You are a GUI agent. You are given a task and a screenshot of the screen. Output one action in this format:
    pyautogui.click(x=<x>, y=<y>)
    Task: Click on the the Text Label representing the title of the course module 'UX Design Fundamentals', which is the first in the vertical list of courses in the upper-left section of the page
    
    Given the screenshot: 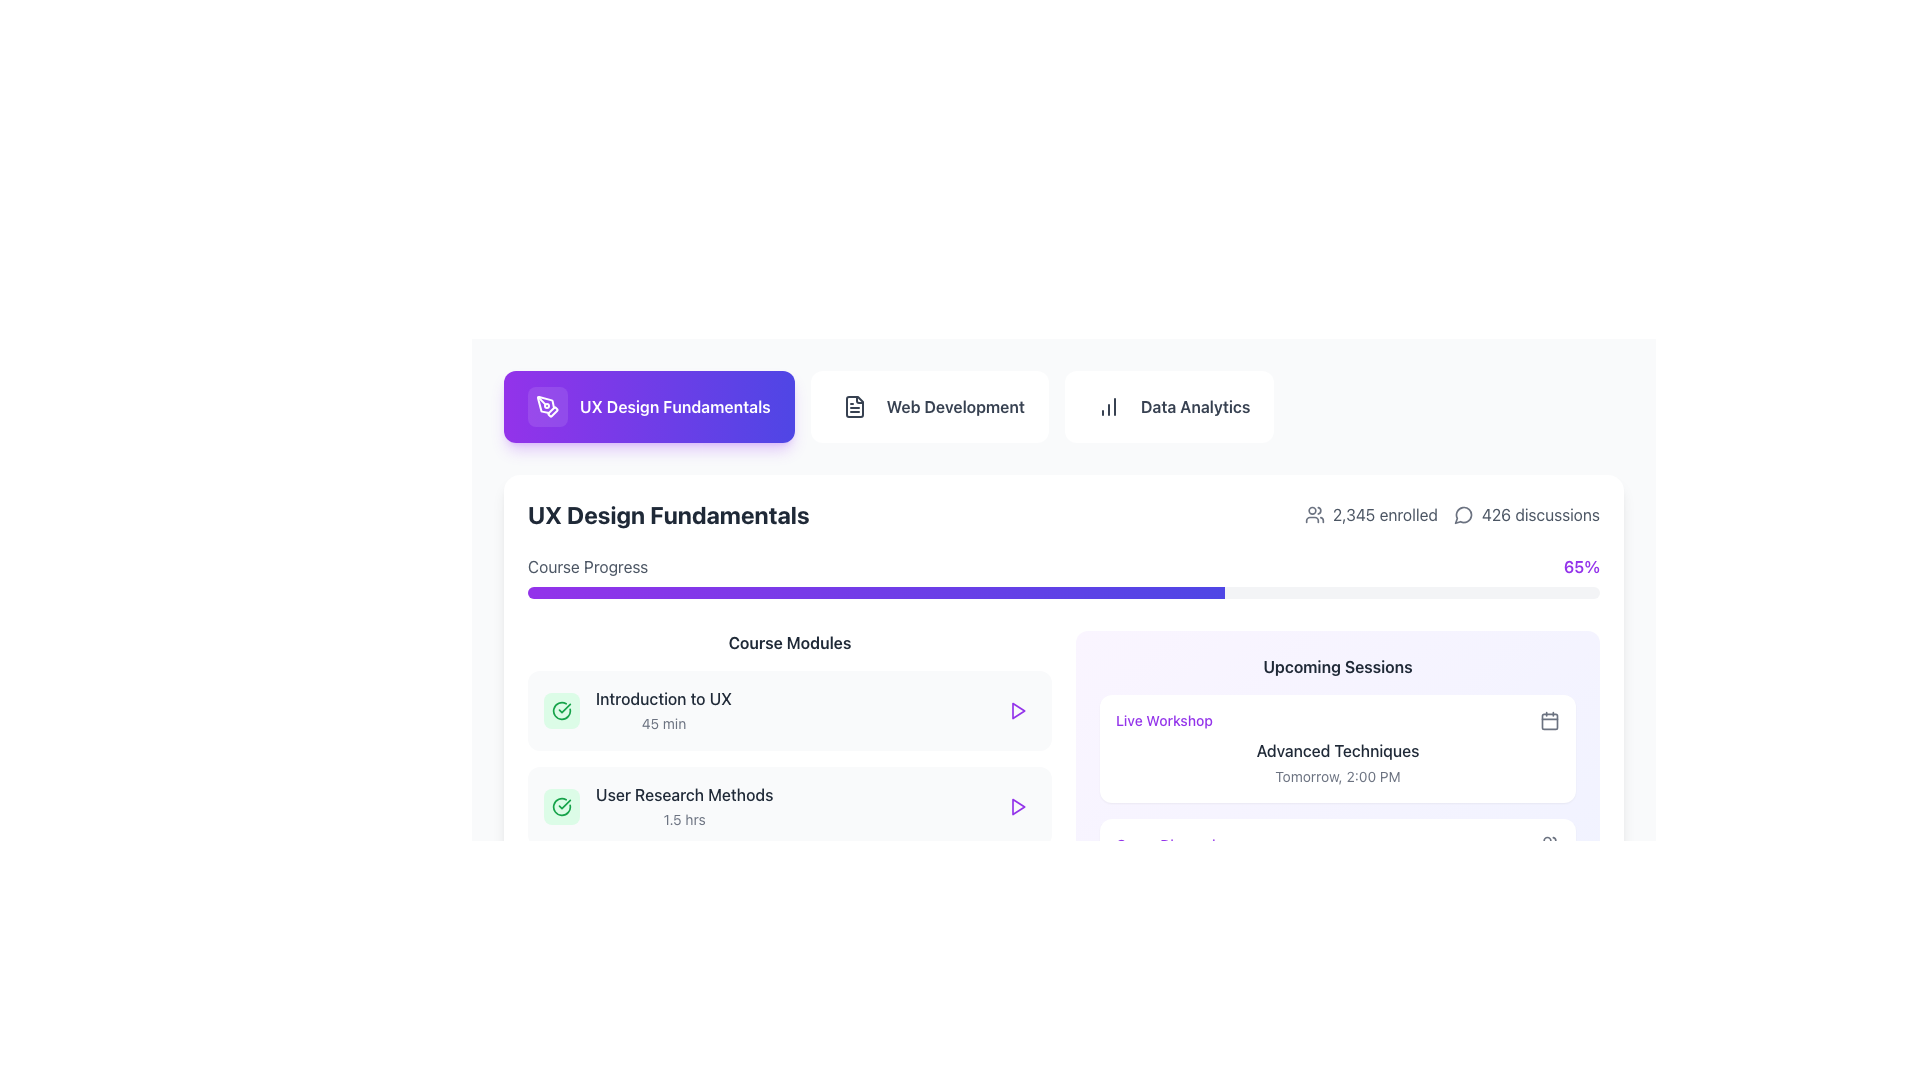 What is the action you would take?
    pyautogui.click(x=663, y=697)
    